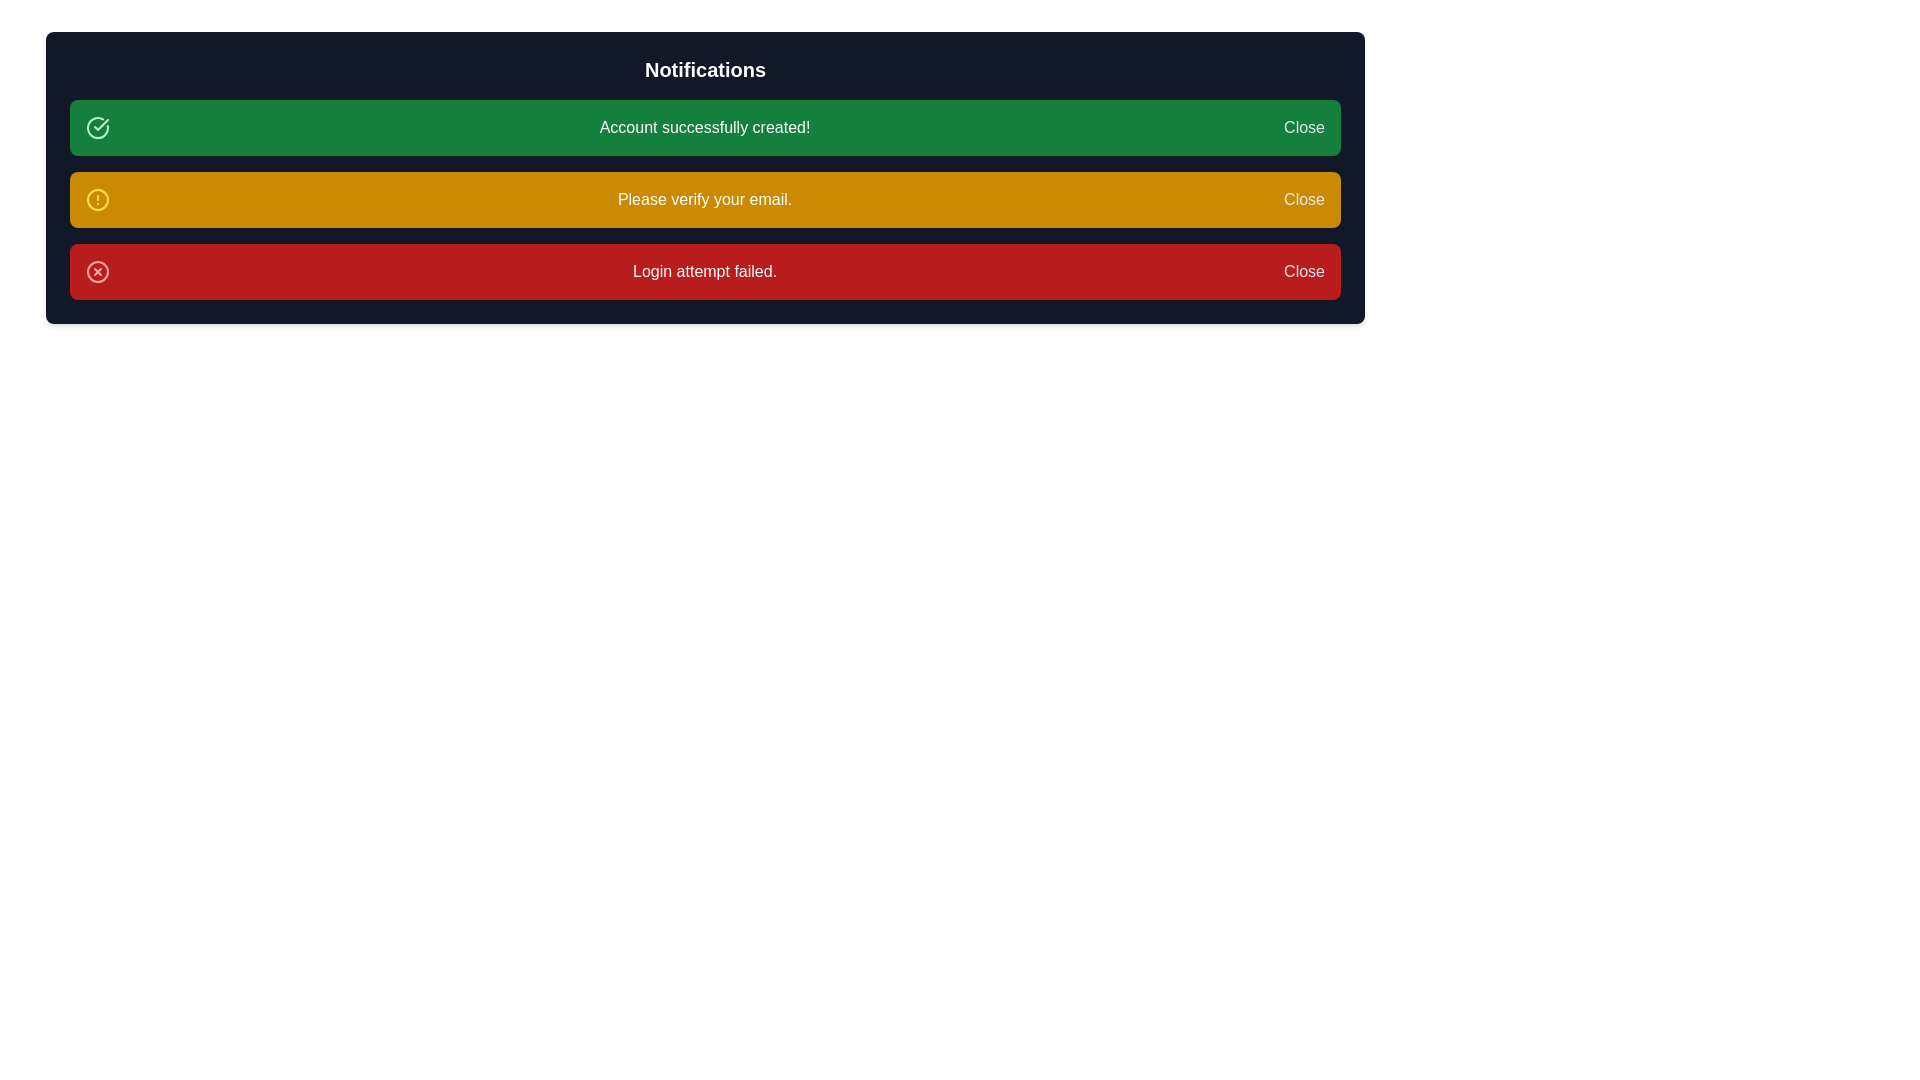 This screenshot has height=1080, width=1920. I want to click on the rightmost button in the first notification bar, so click(1304, 127).